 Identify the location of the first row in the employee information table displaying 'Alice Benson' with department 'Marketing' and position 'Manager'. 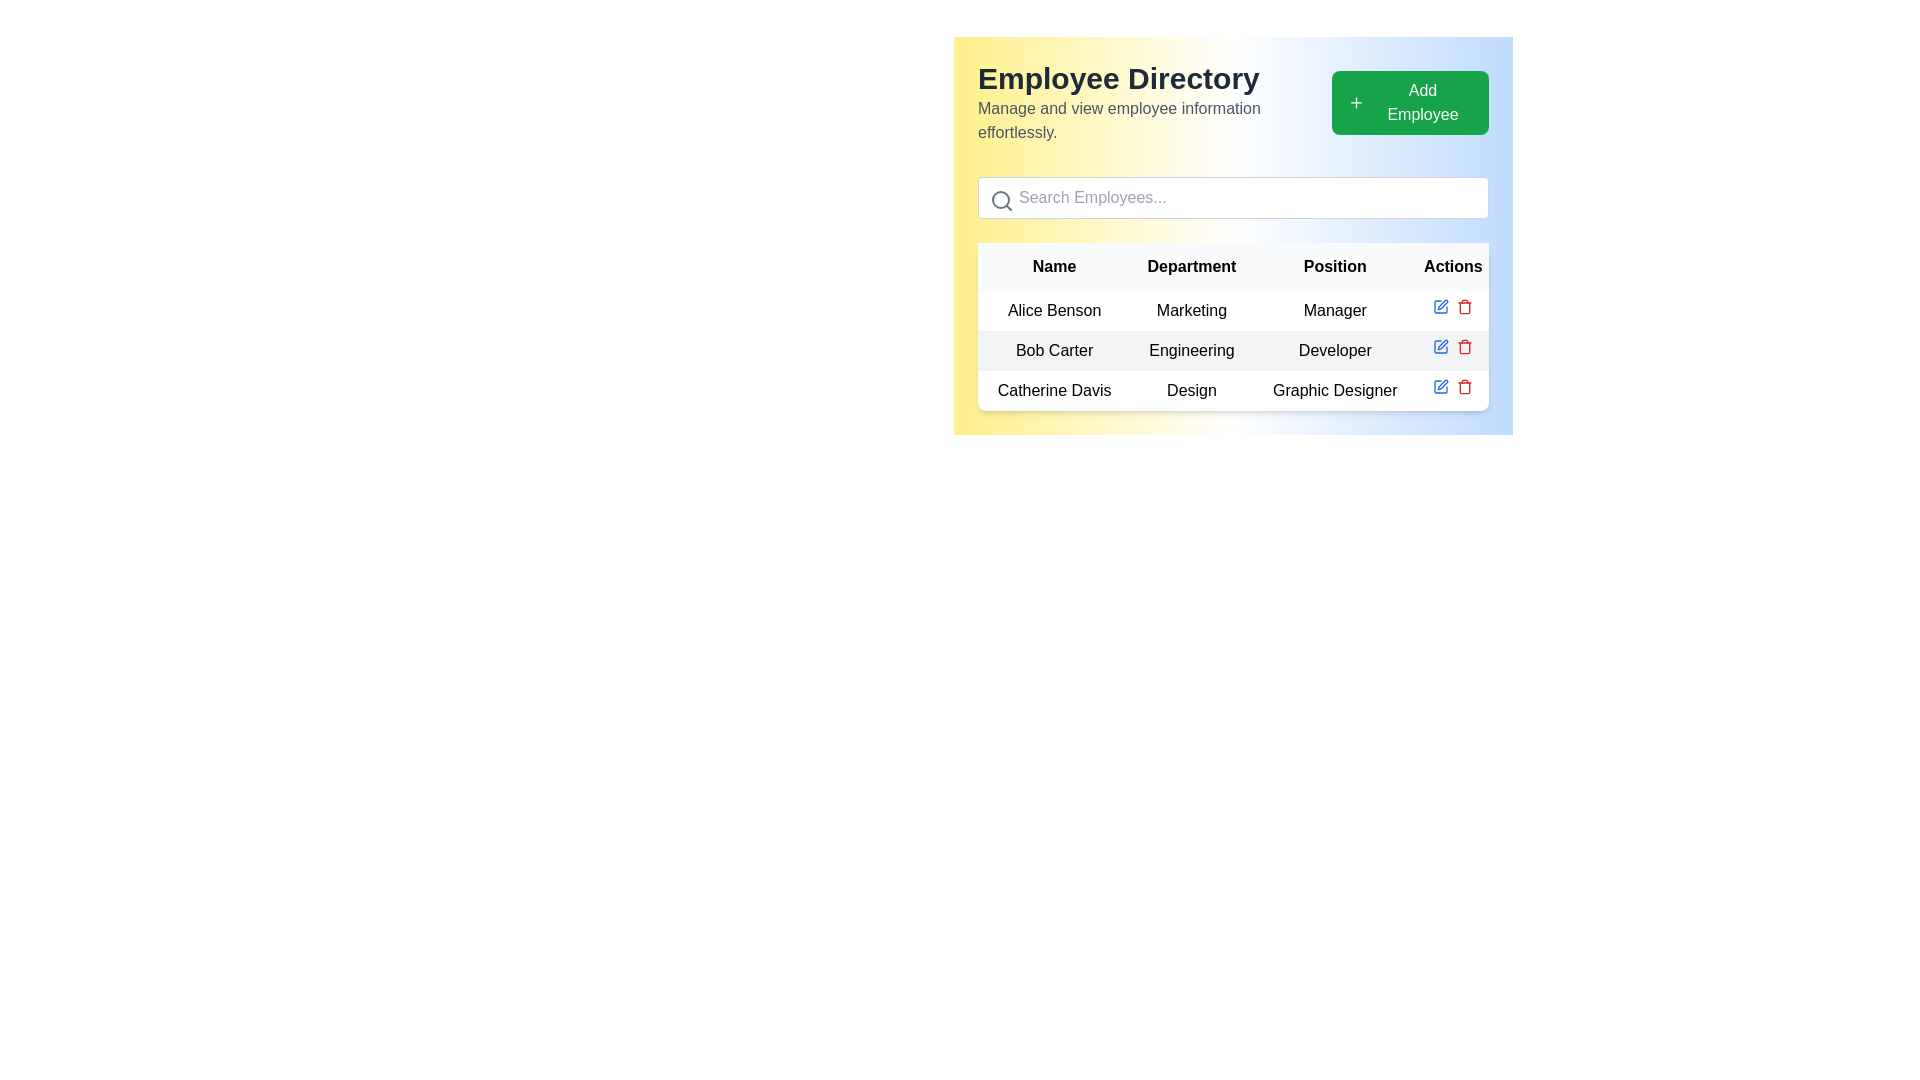
(1232, 326).